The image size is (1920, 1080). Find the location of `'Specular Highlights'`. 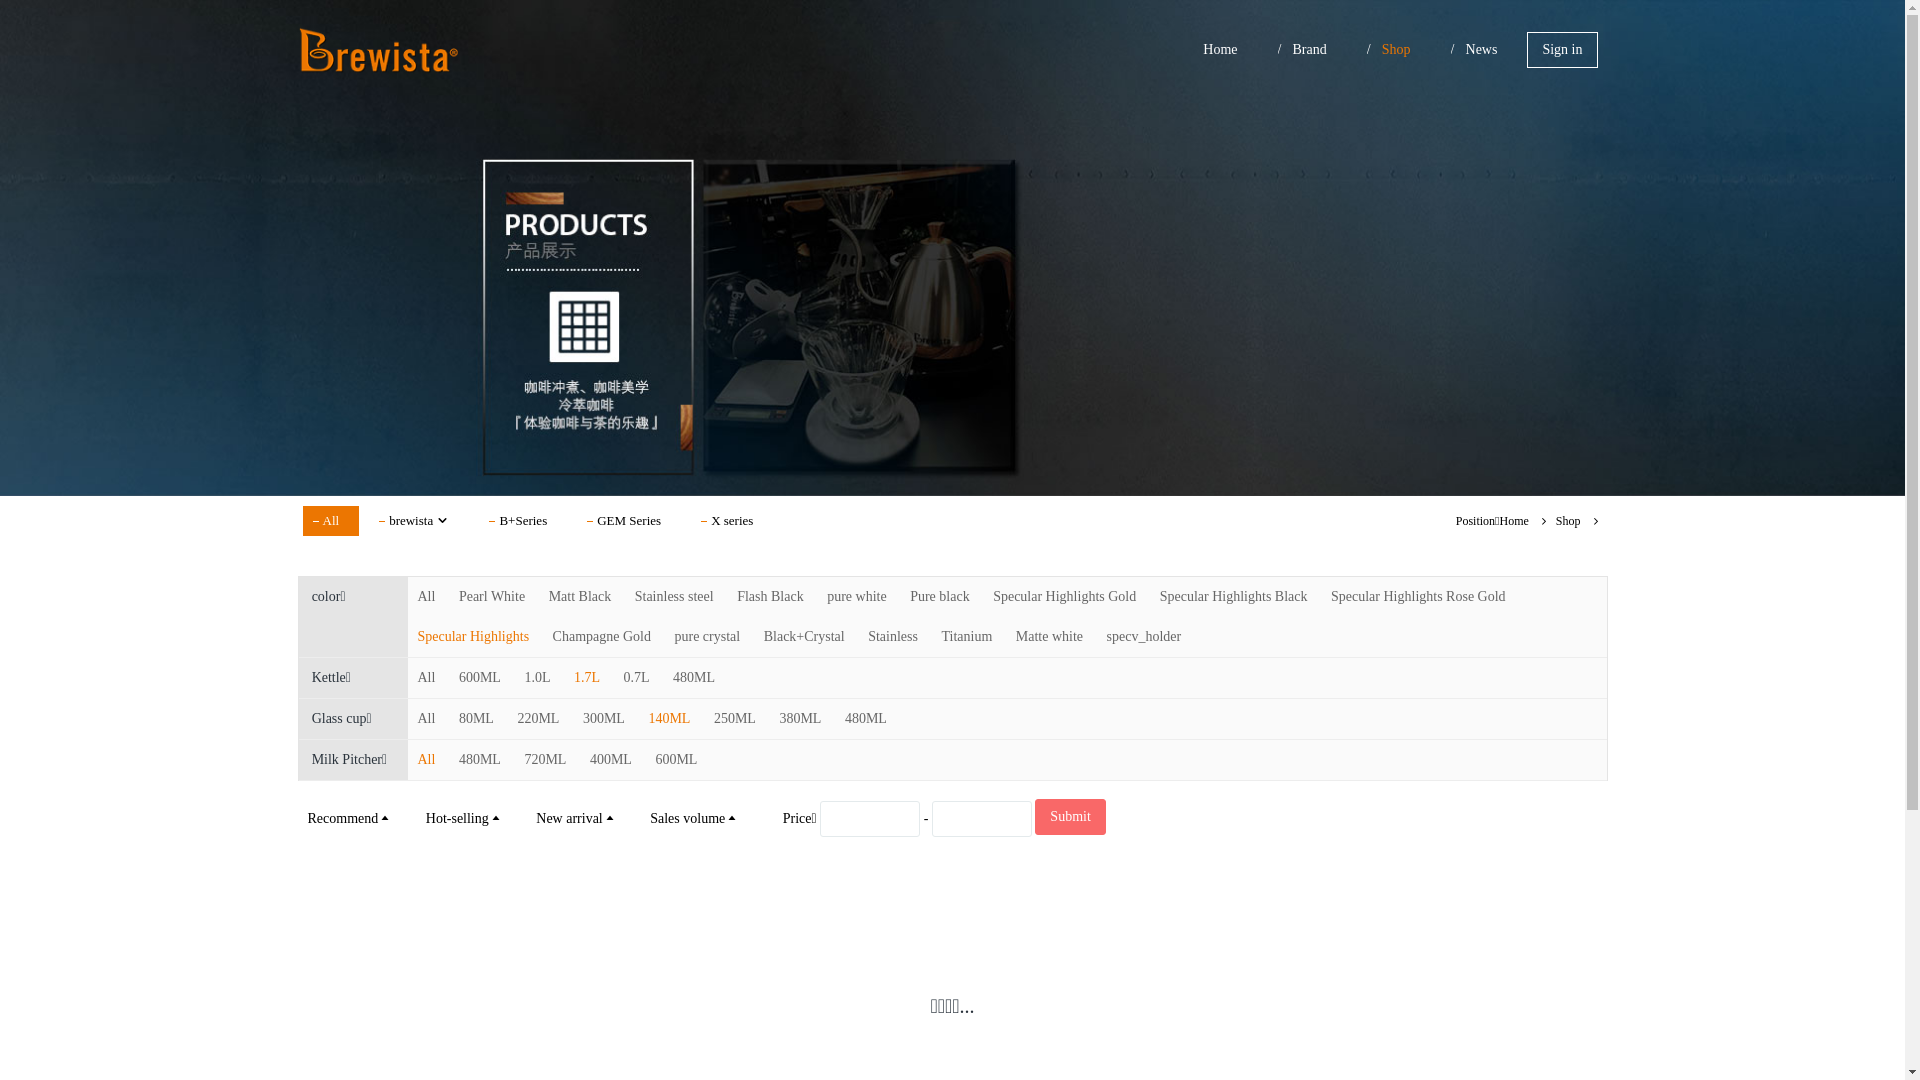

'Specular Highlights' is located at coordinates (473, 636).